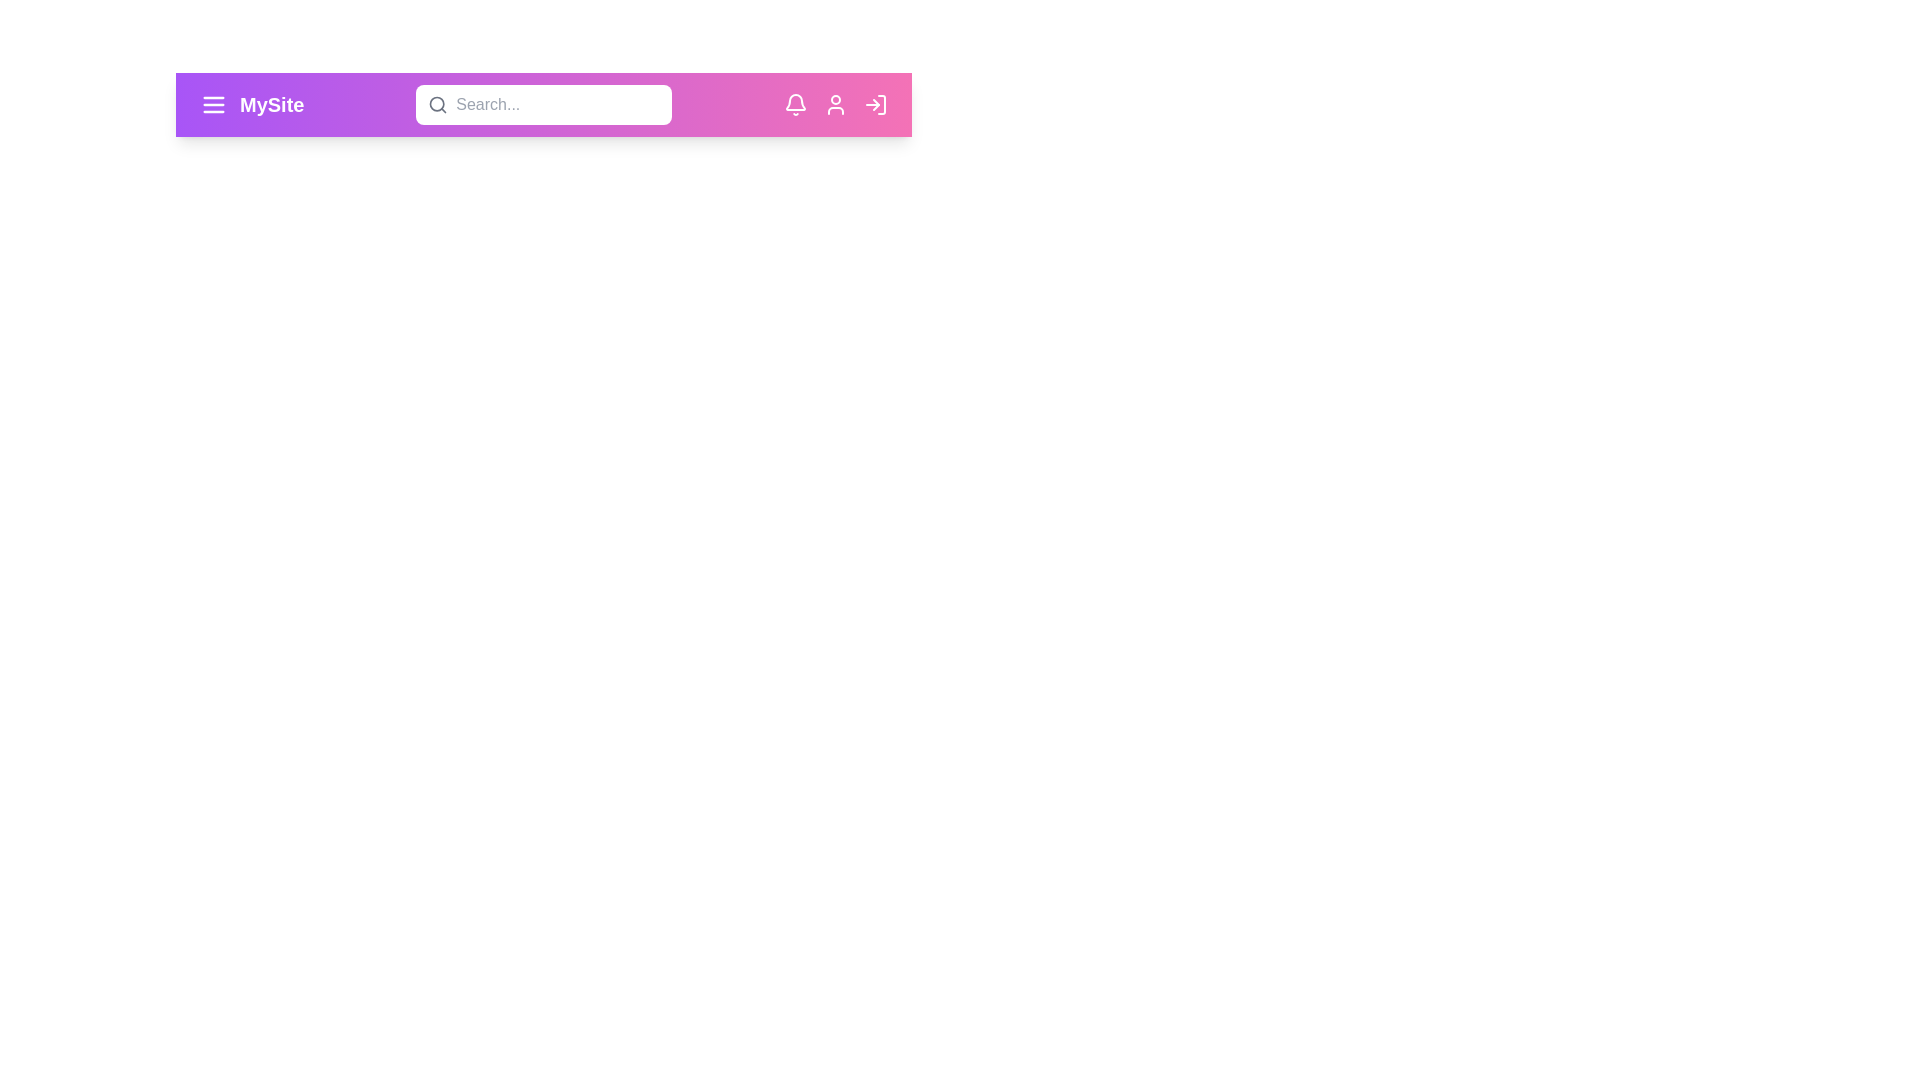 This screenshot has width=1920, height=1080. What do you see at coordinates (271, 104) in the screenshot?
I see `the site name 'MySite' in the navigation bar` at bounding box center [271, 104].